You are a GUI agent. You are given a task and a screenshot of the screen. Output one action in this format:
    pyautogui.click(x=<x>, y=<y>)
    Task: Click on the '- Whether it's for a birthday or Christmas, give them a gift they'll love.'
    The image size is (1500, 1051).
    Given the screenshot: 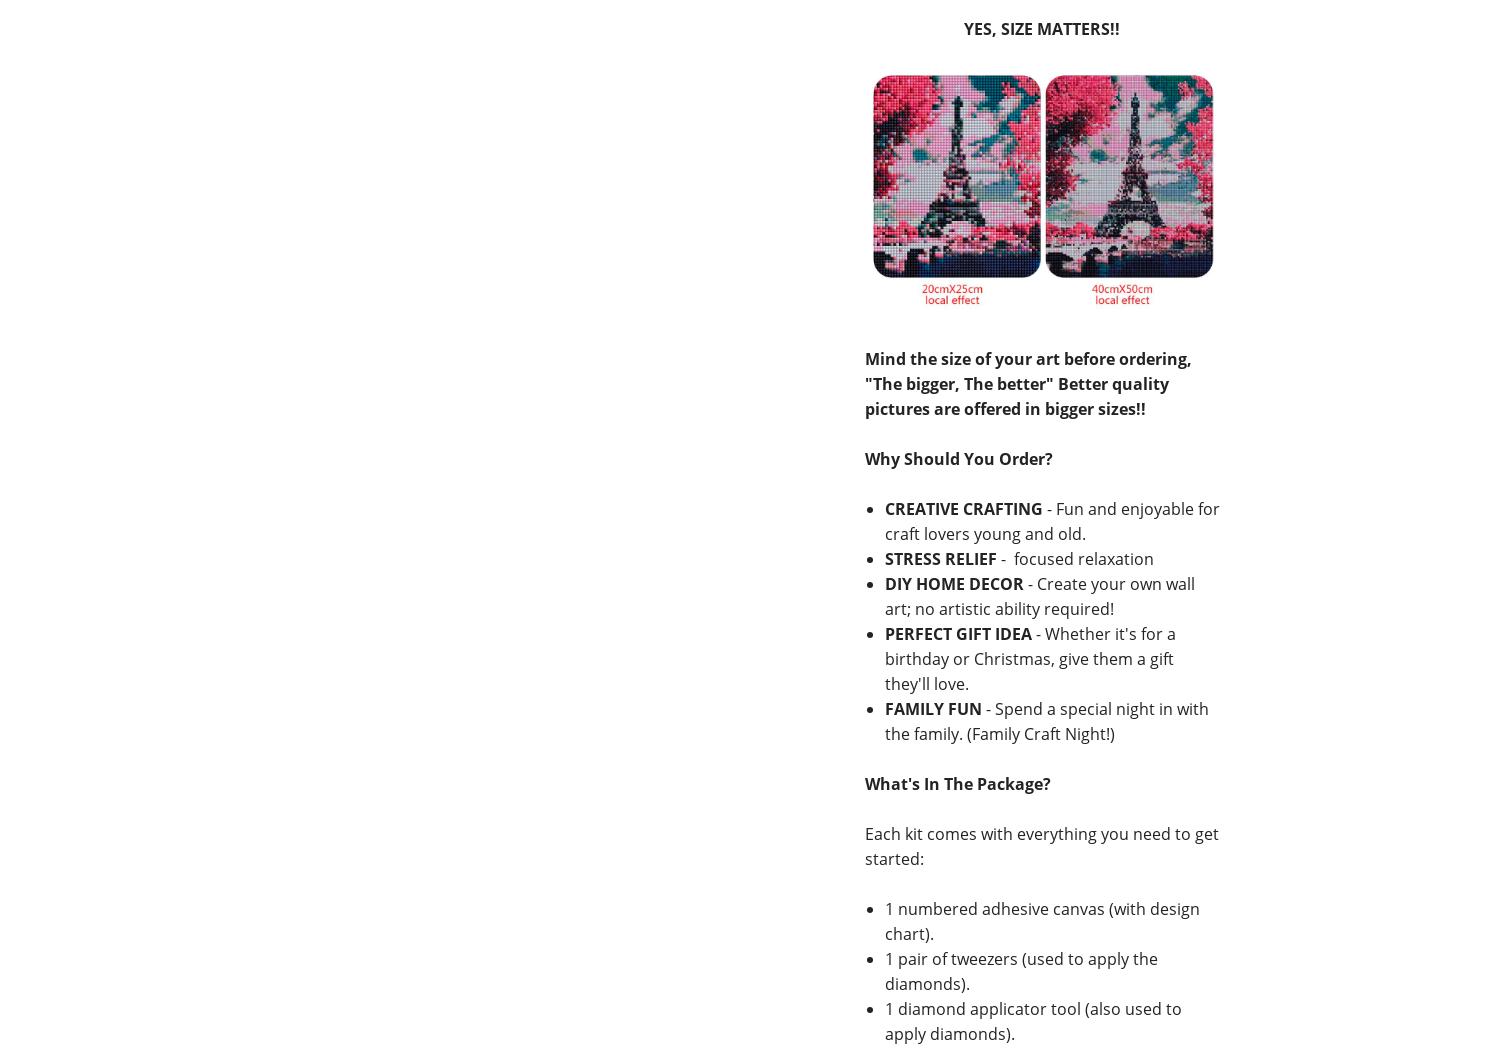 What is the action you would take?
    pyautogui.click(x=1029, y=658)
    